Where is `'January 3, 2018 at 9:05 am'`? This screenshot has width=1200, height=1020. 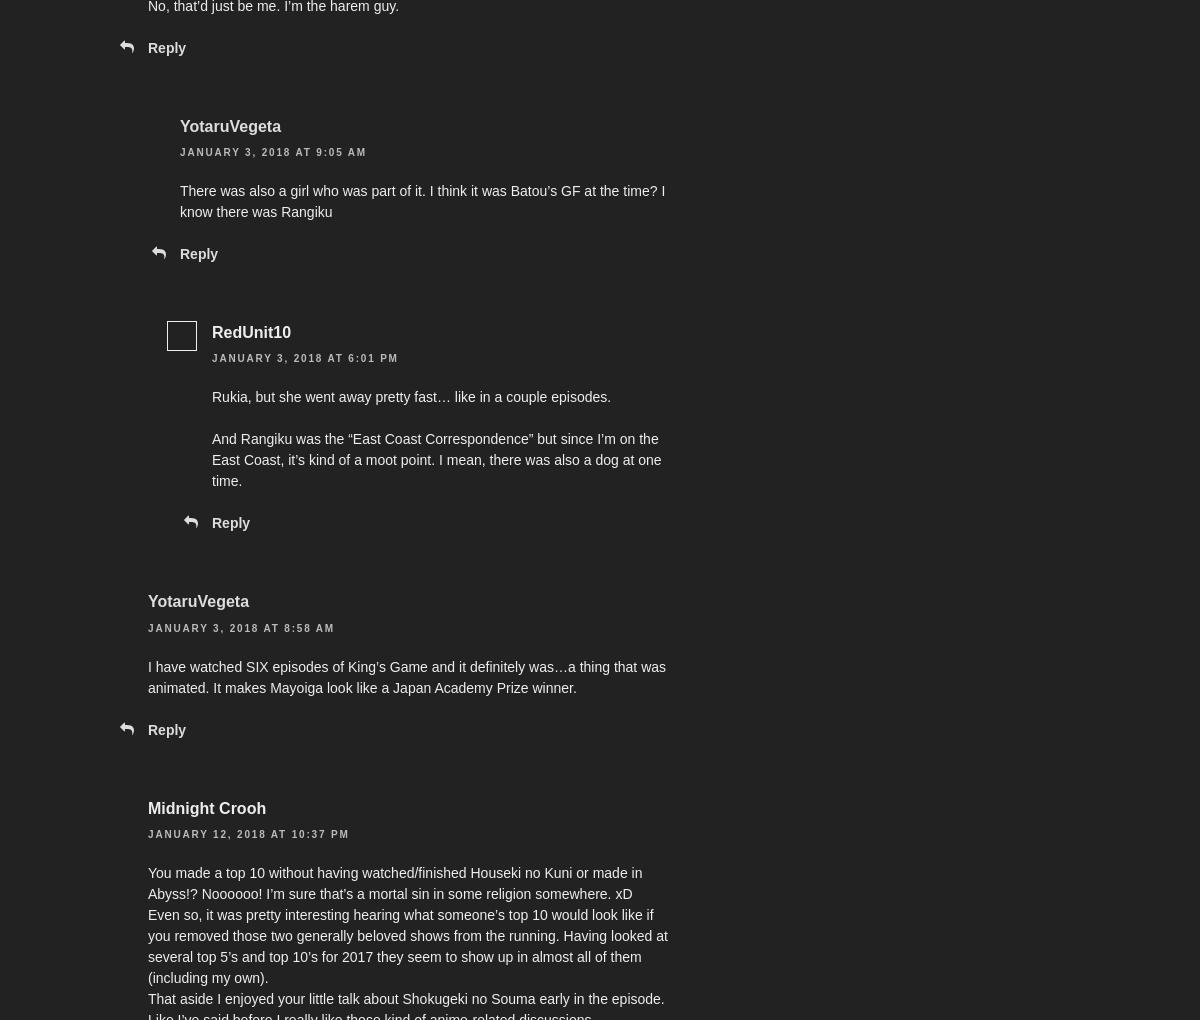 'January 3, 2018 at 9:05 am' is located at coordinates (179, 152).